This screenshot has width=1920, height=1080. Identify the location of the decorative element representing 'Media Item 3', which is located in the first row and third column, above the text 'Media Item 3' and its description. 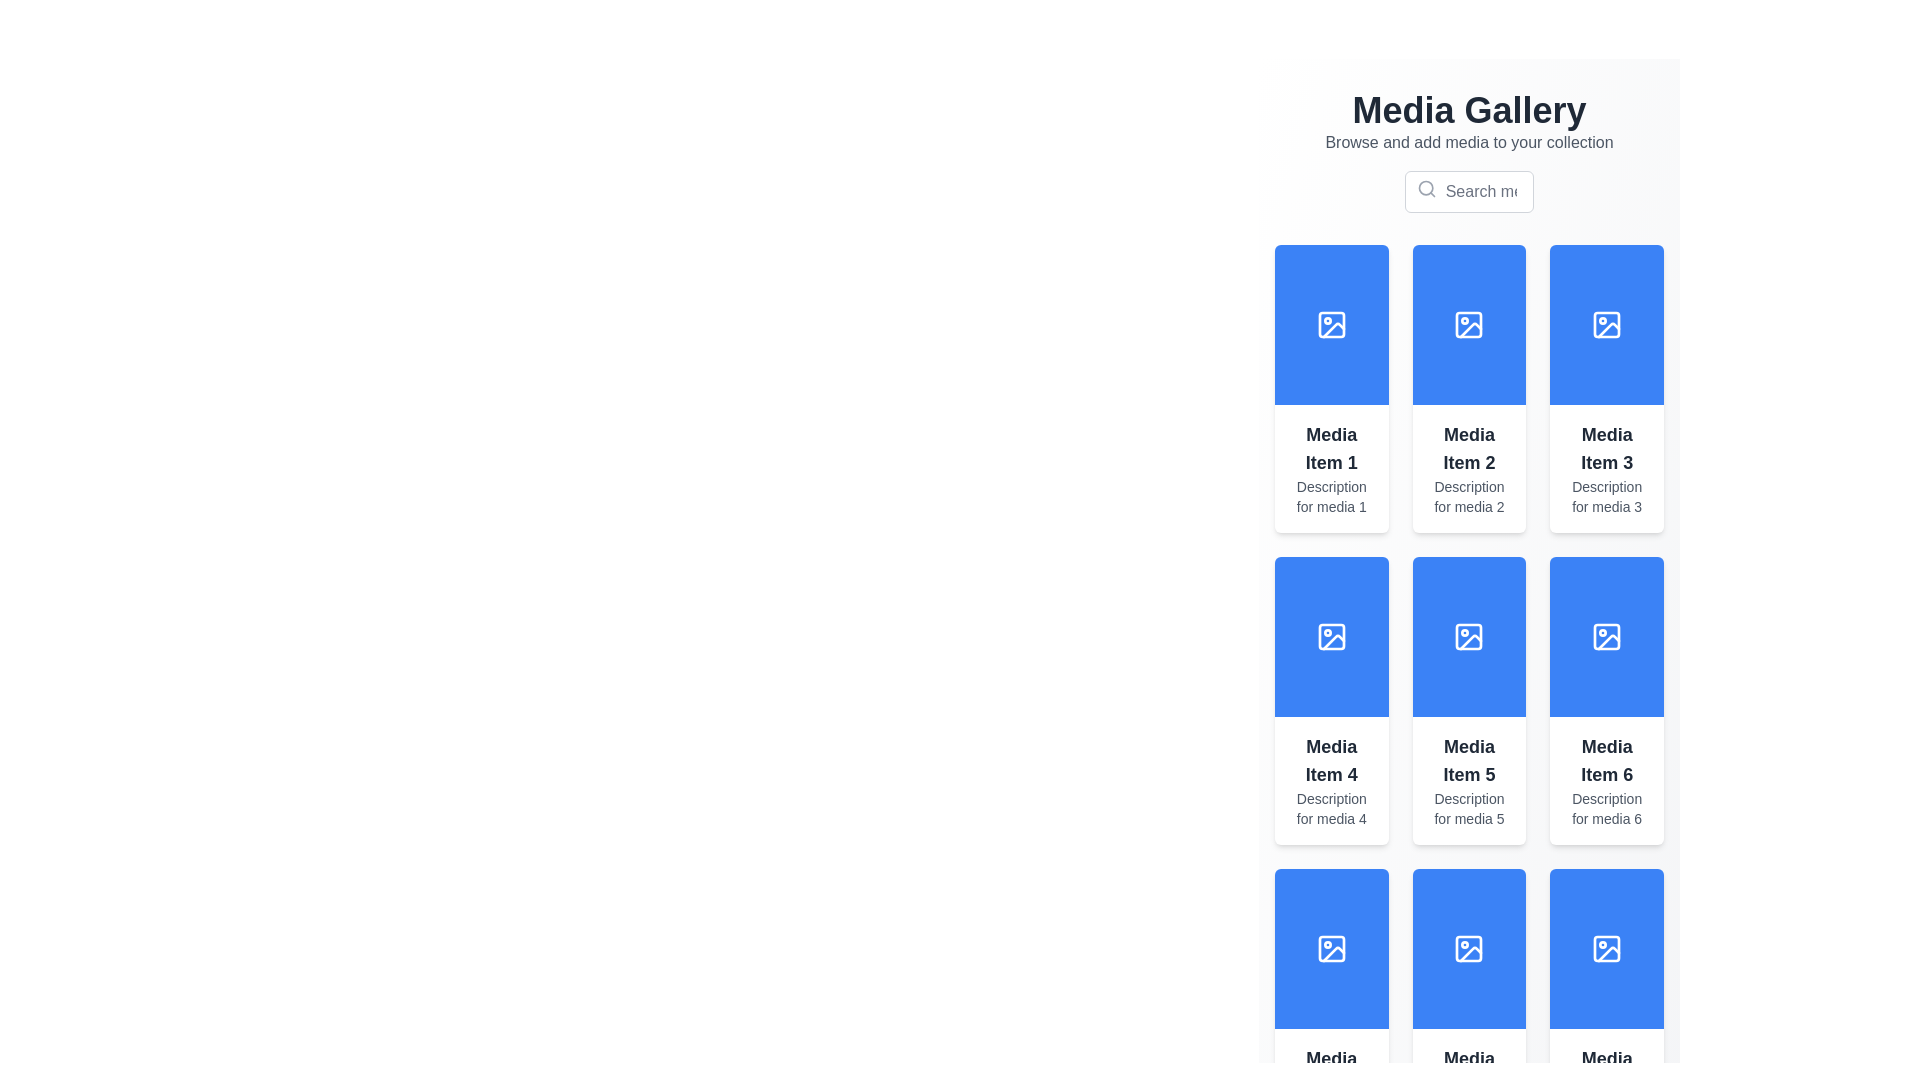
(1607, 323).